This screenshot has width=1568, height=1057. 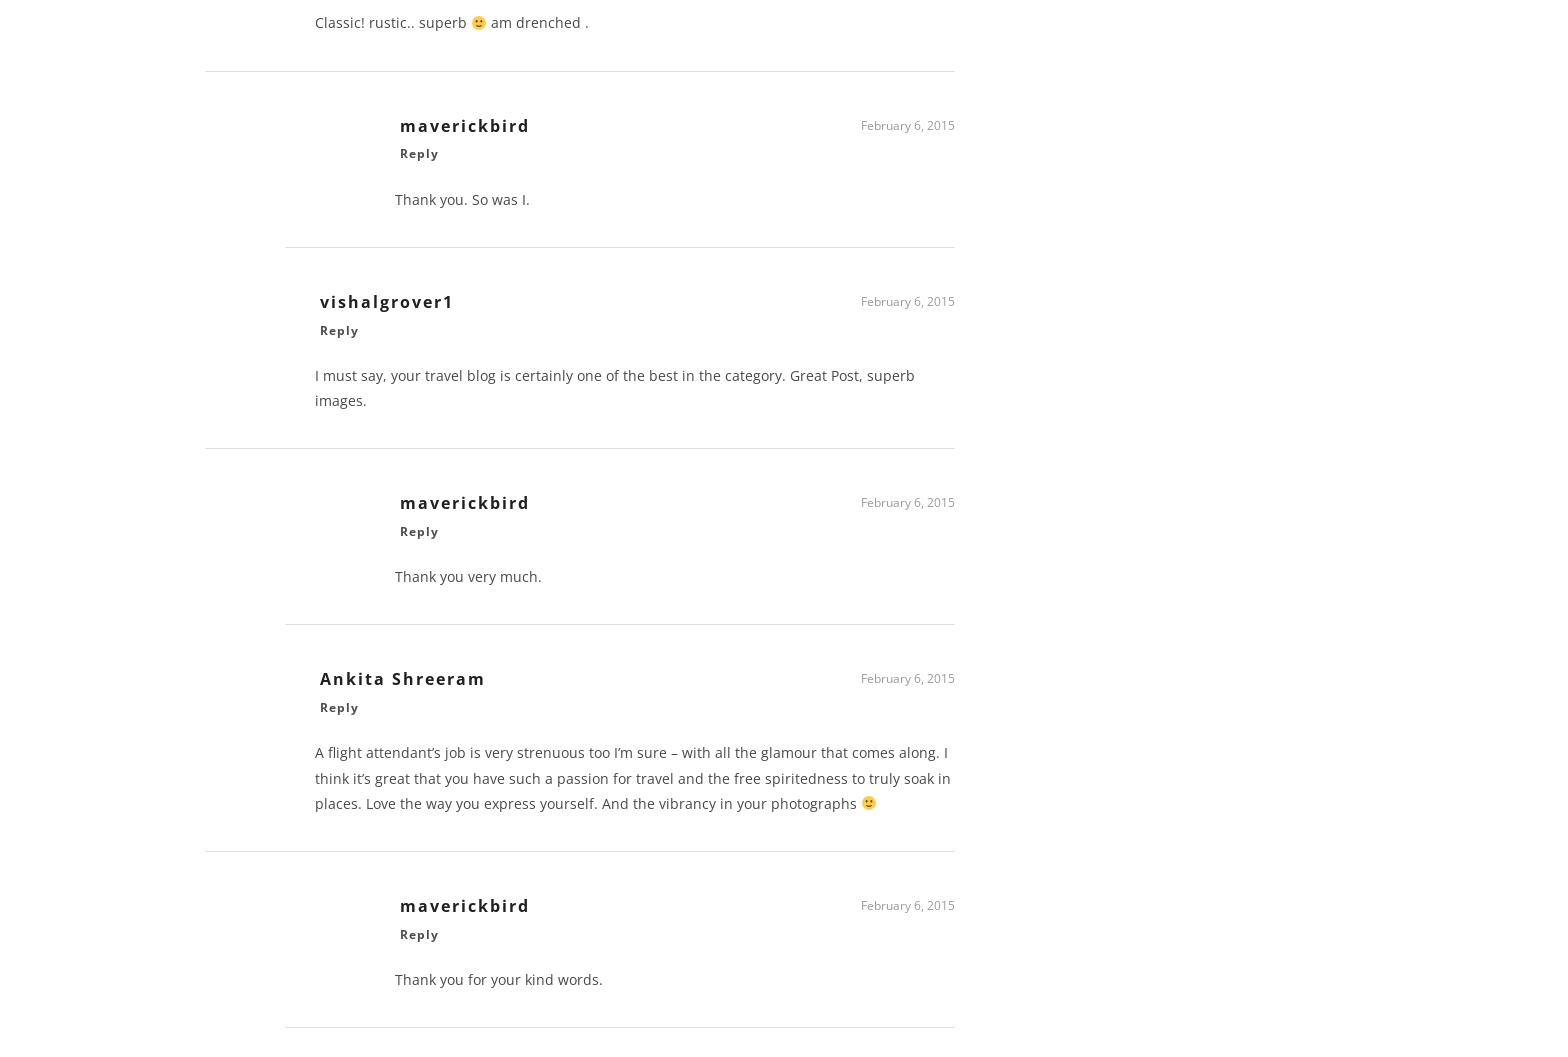 What do you see at coordinates (468, 582) in the screenshot?
I see `'Thank you very much.'` at bounding box center [468, 582].